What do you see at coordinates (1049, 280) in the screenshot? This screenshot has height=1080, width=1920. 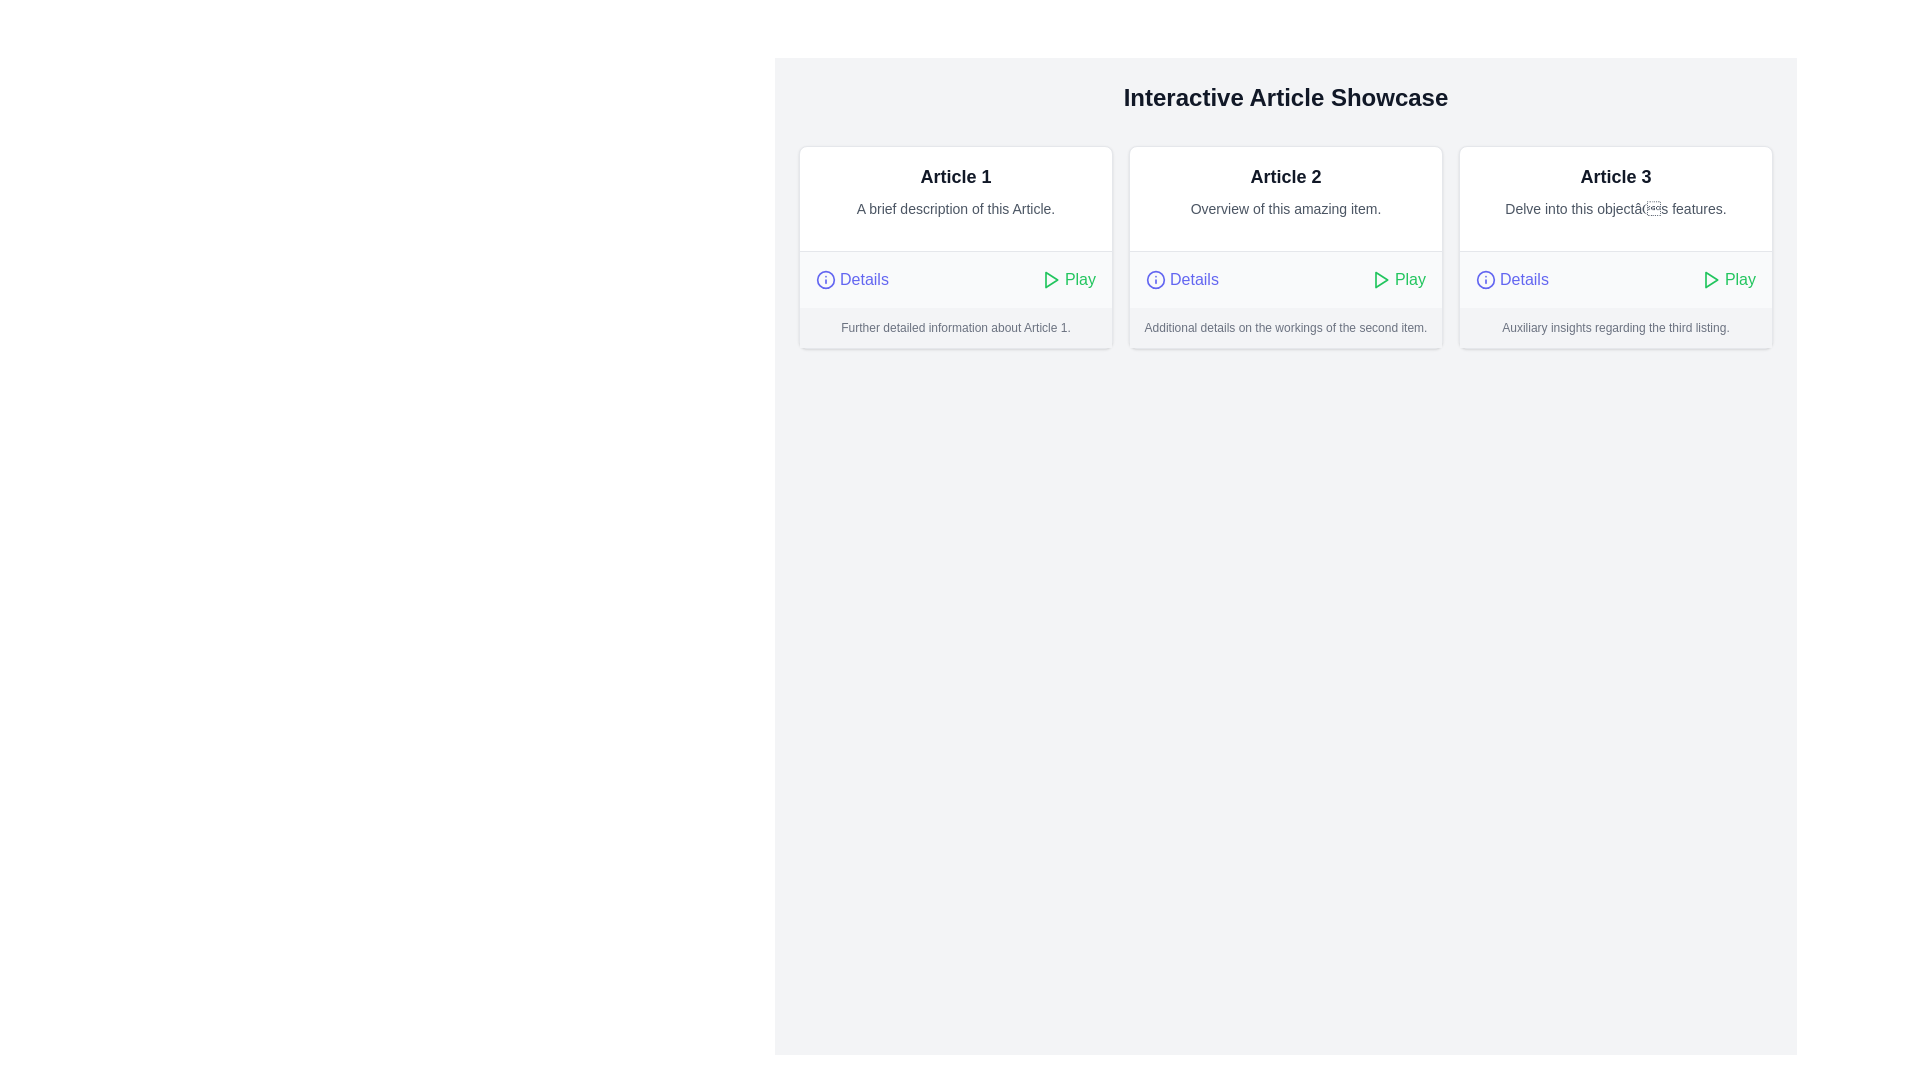 I see `the 'Play' icon located under Article 1 to initiate playback` at bounding box center [1049, 280].